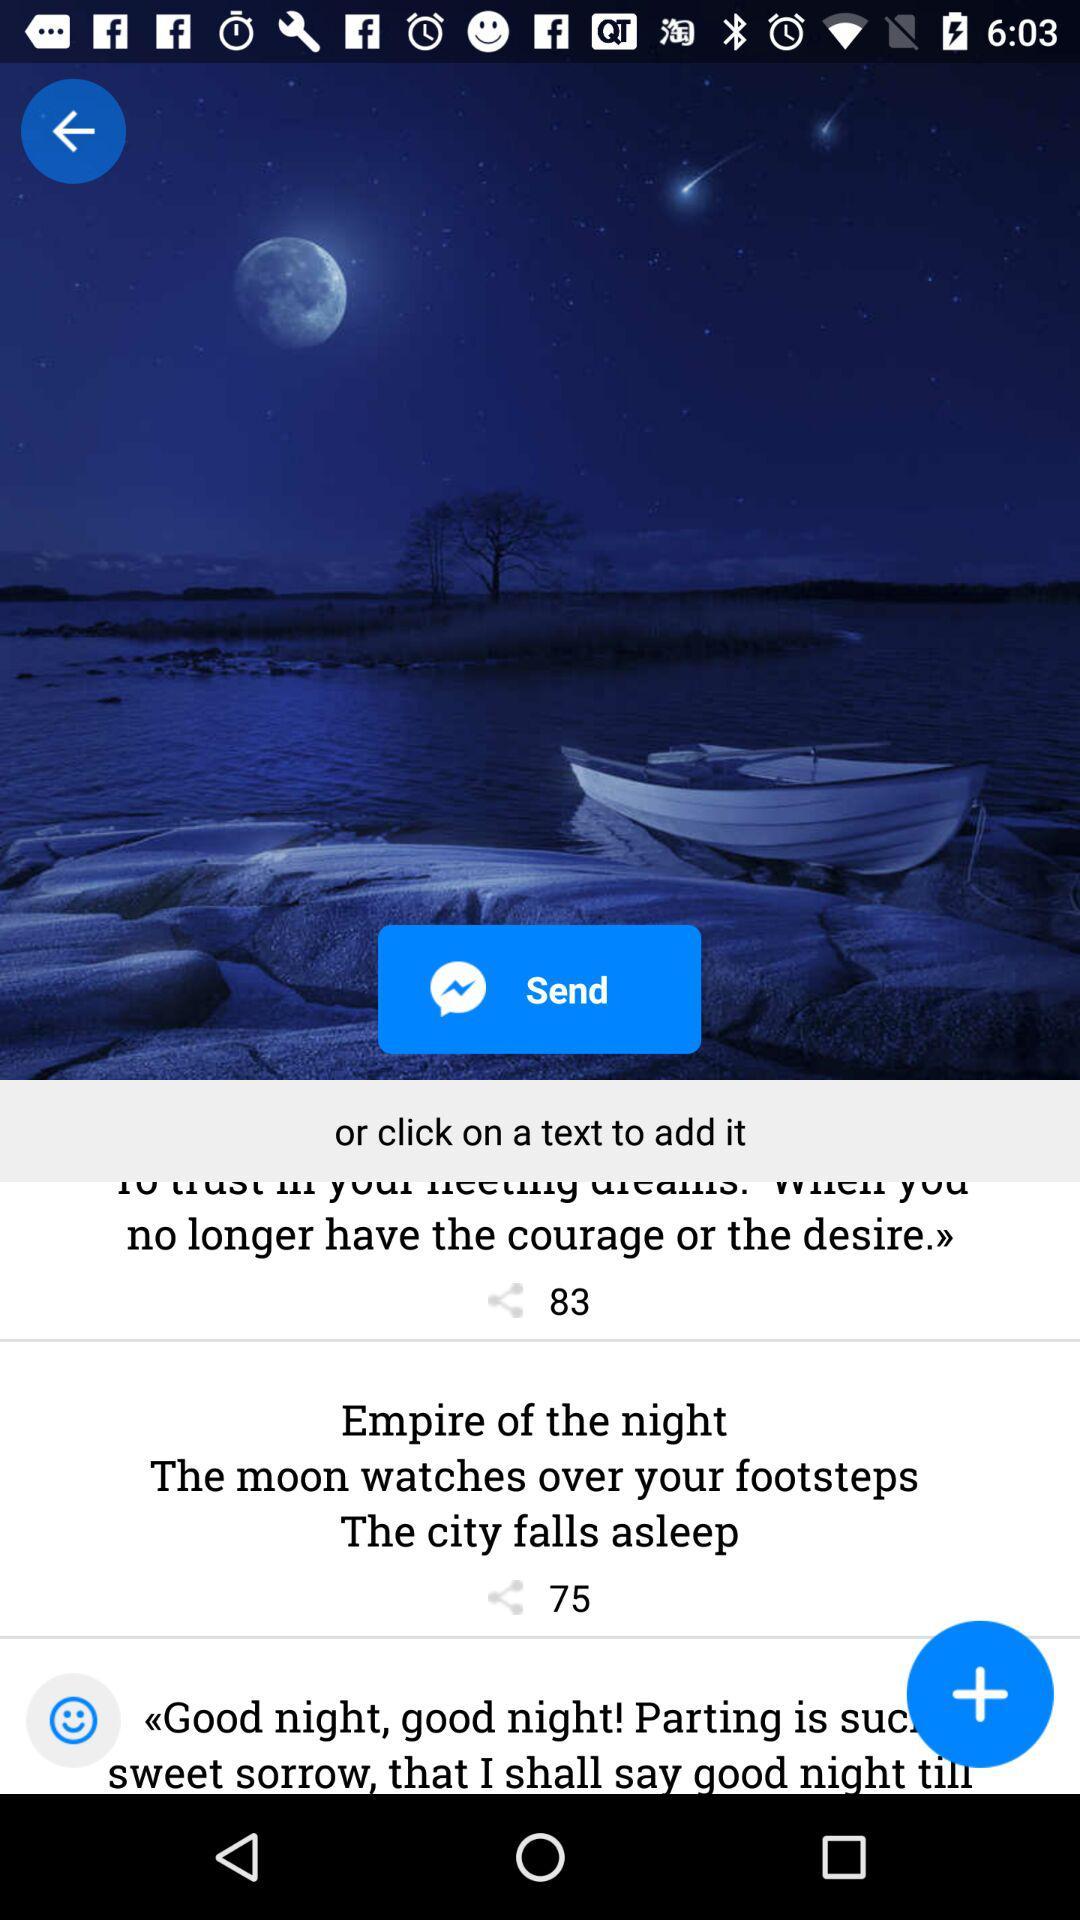 The image size is (1080, 1920). What do you see at coordinates (979, 1693) in the screenshot?
I see `the button on the bottom right corner of the web page` at bounding box center [979, 1693].